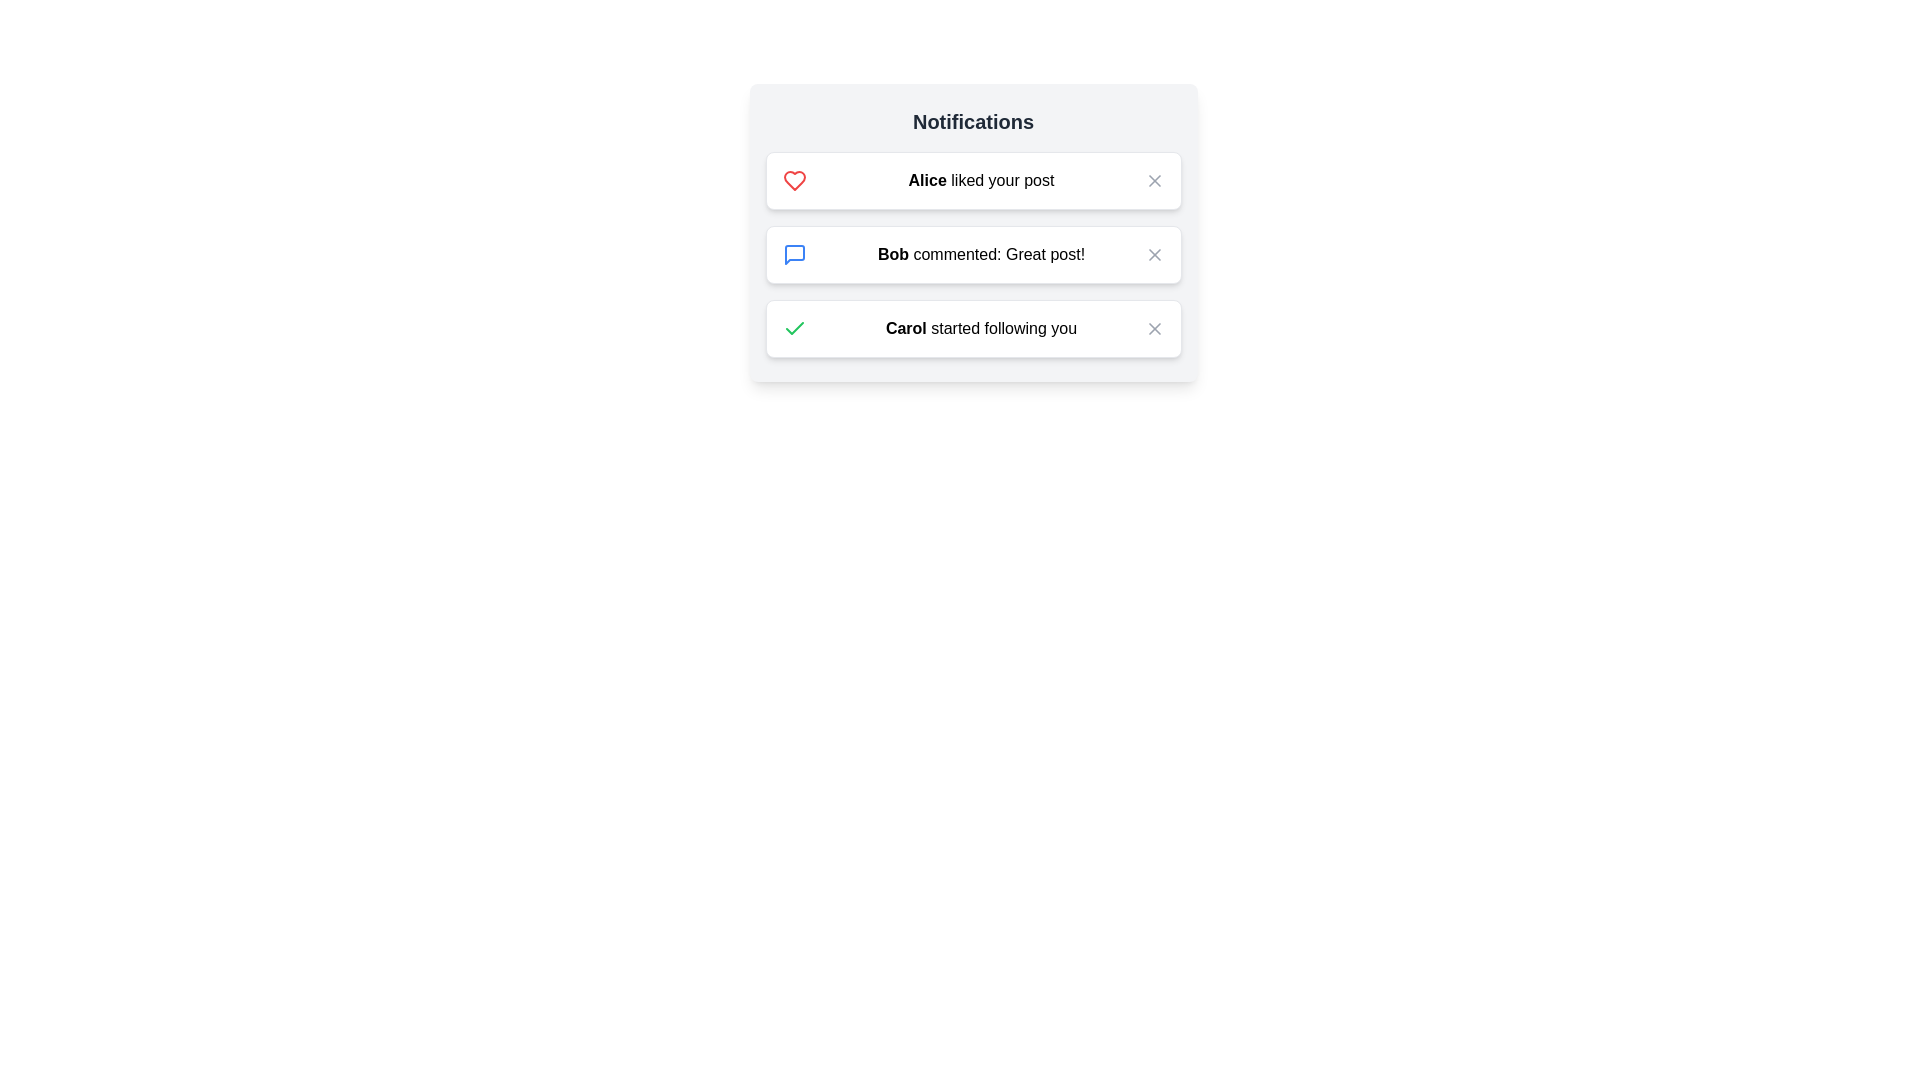 Image resolution: width=1920 pixels, height=1080 pixels. I want to click on the dismiss button represented by a light gray 'X' icon at the far-right end of the 'Carol started following you' notification, so click(1154, 327).